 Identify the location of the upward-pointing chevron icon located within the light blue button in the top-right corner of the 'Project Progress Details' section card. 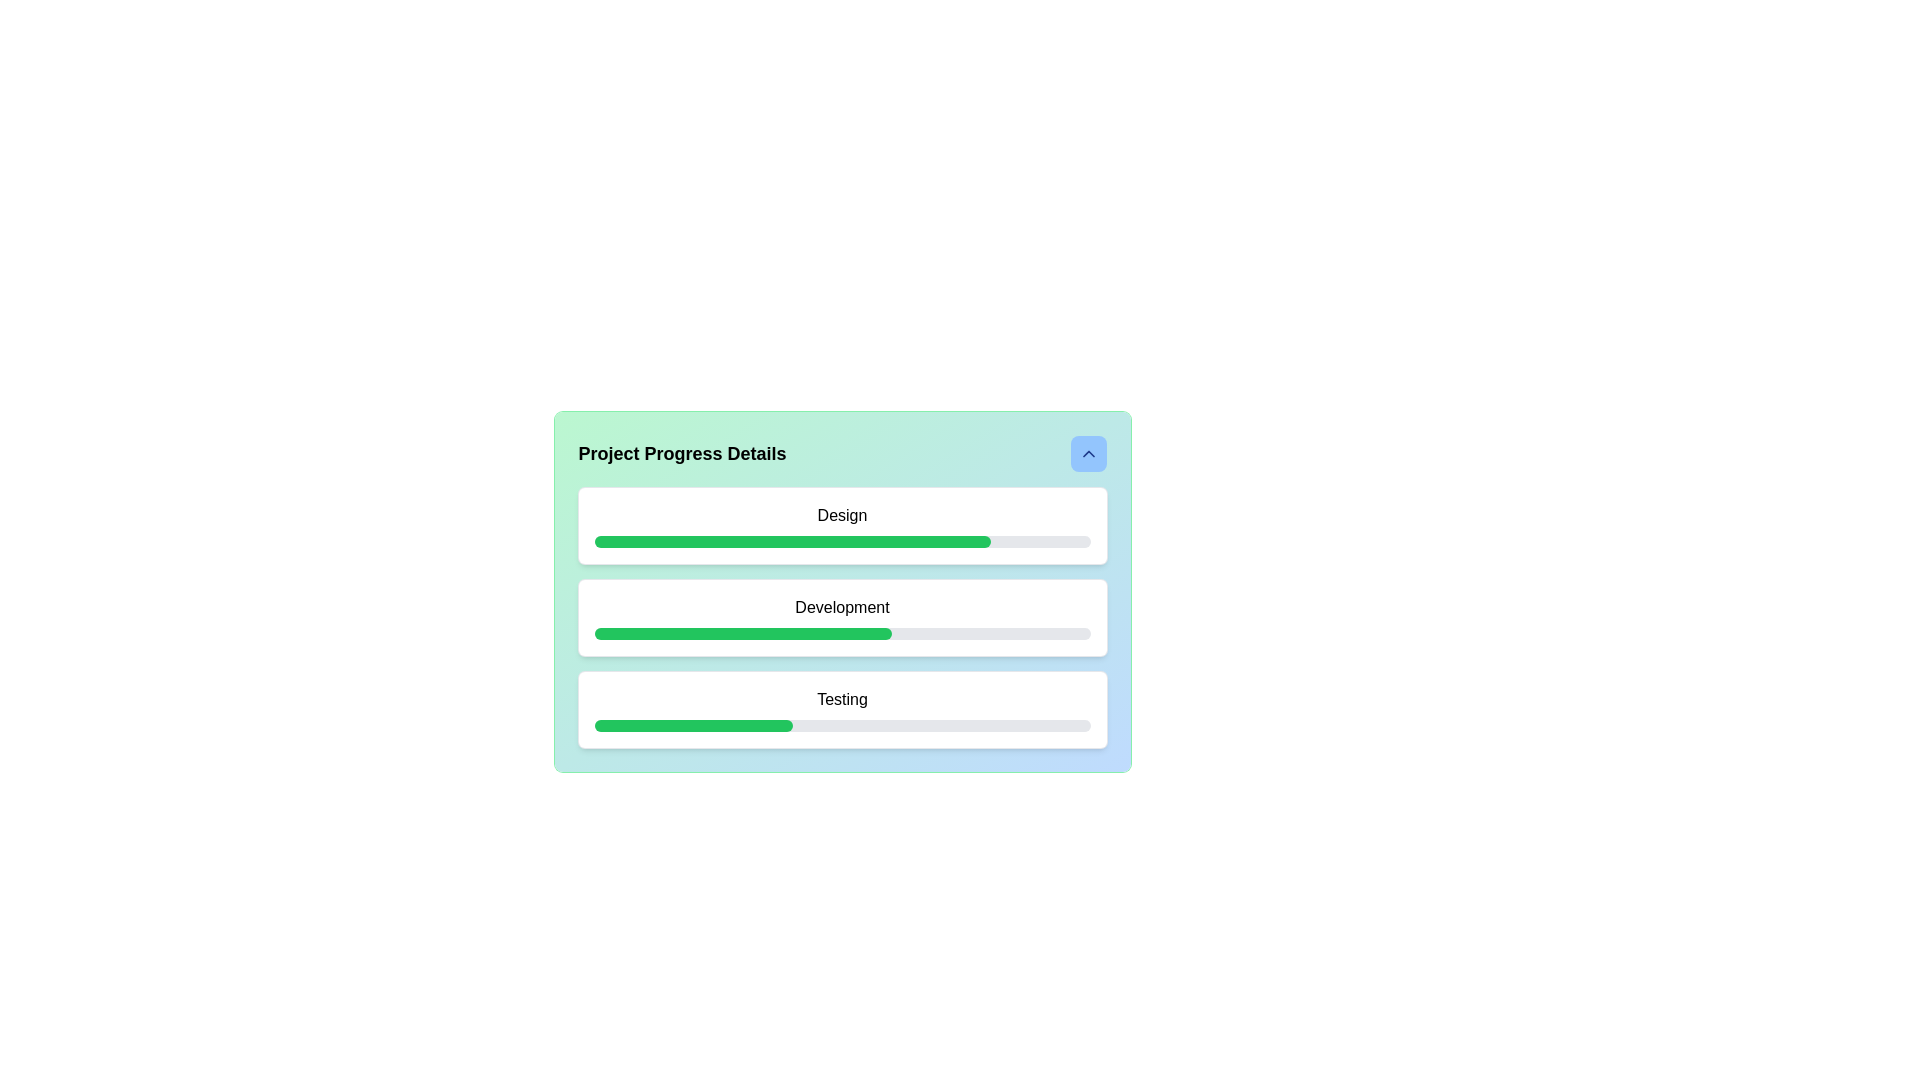
(1087, 454).